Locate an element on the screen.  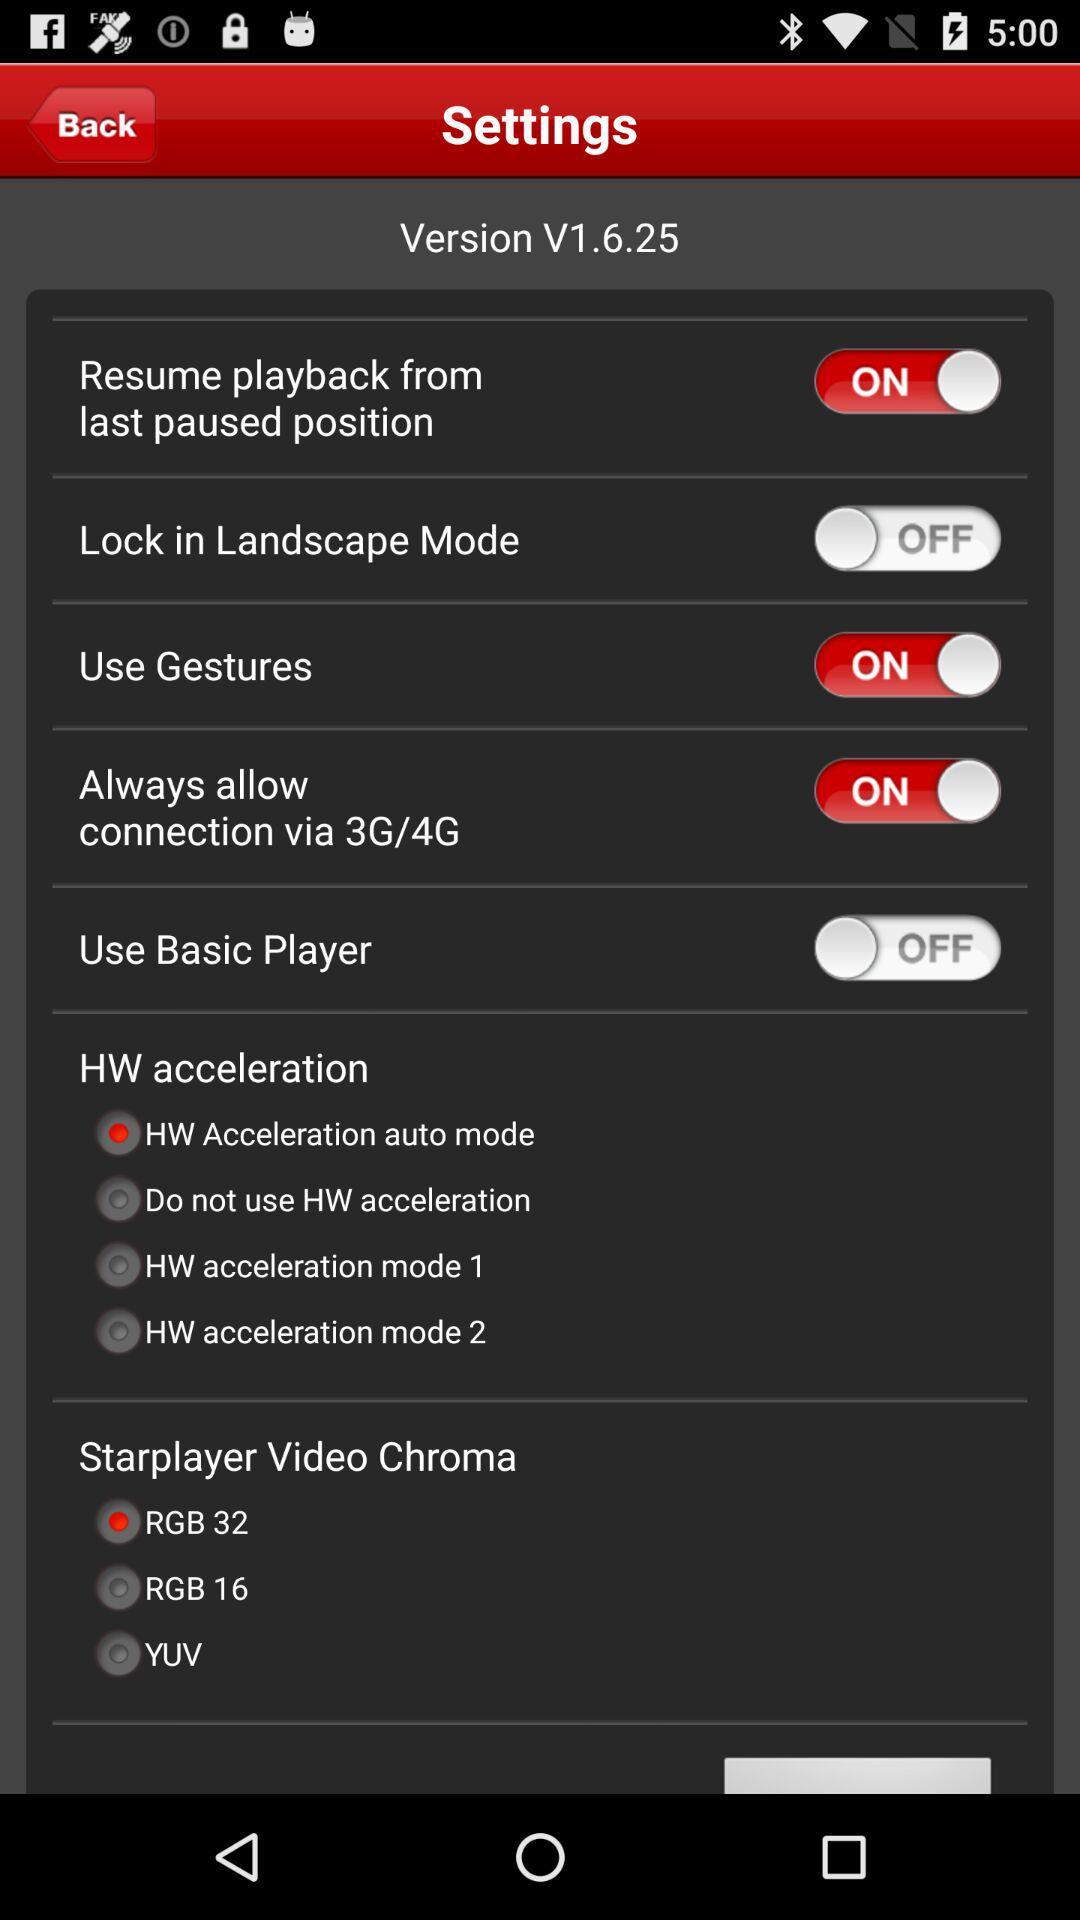
playback from last position is located at coordinates (907, 381).